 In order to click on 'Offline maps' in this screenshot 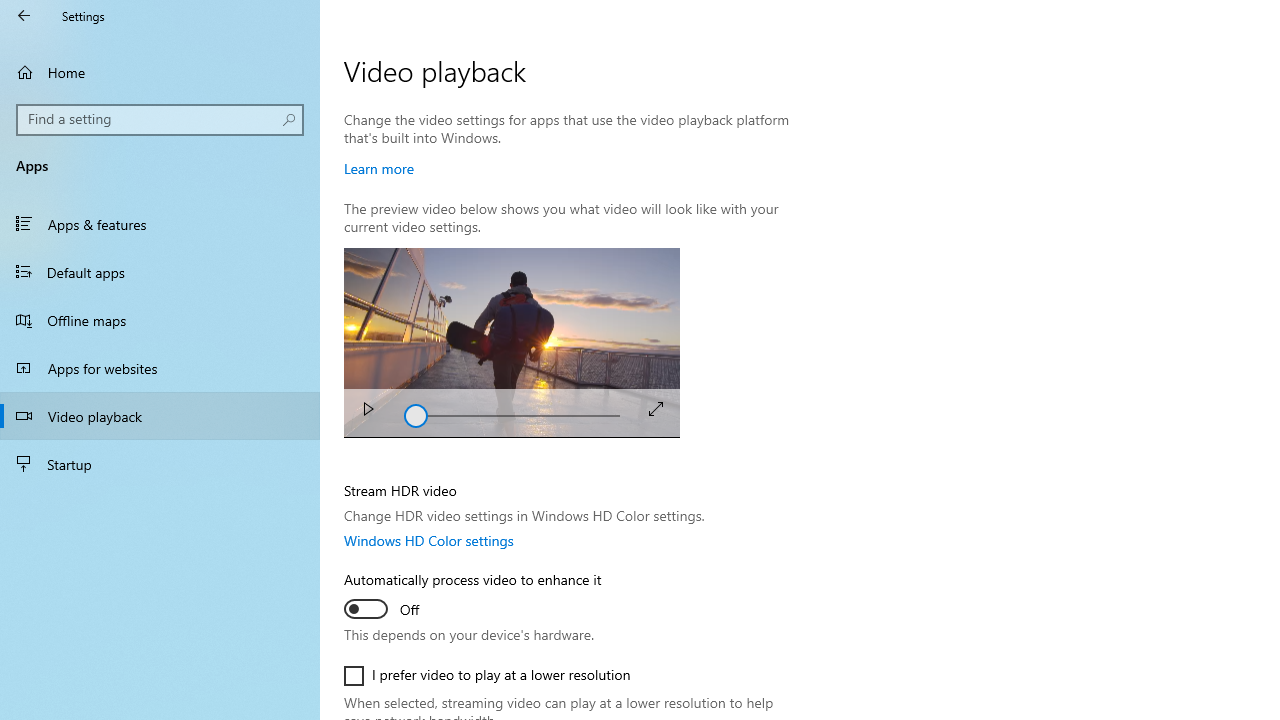, I will do `click(160, 319)`.